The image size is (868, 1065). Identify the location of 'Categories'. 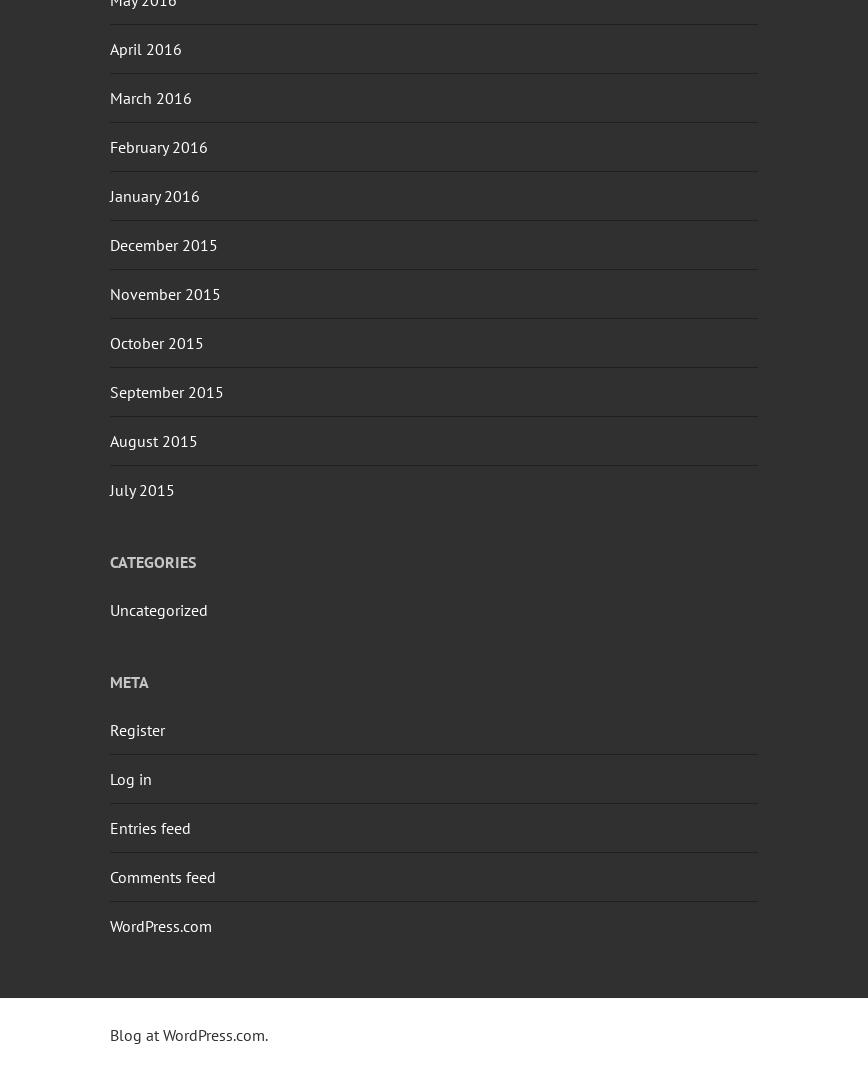
(153, 561).